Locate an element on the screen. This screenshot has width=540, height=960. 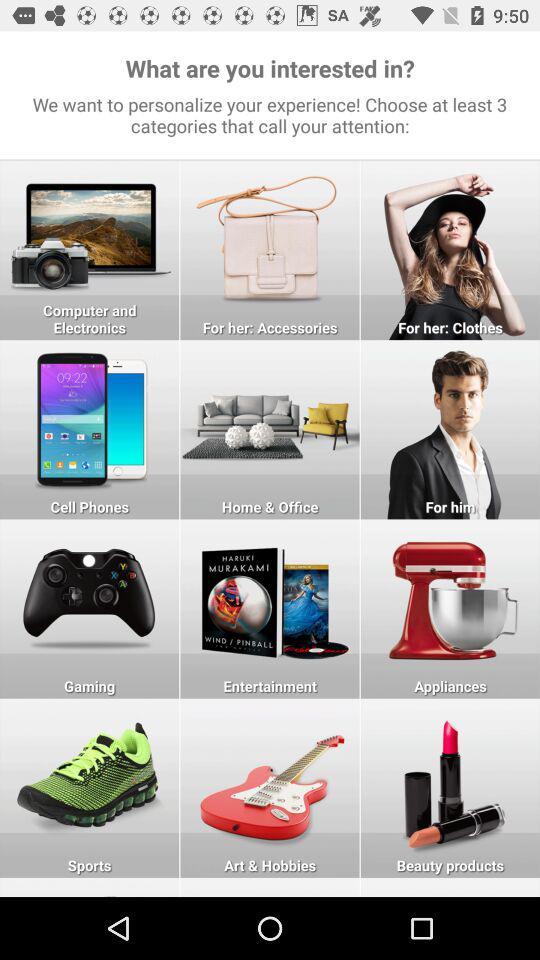
open gaming option is located at coordinates (88, 608).